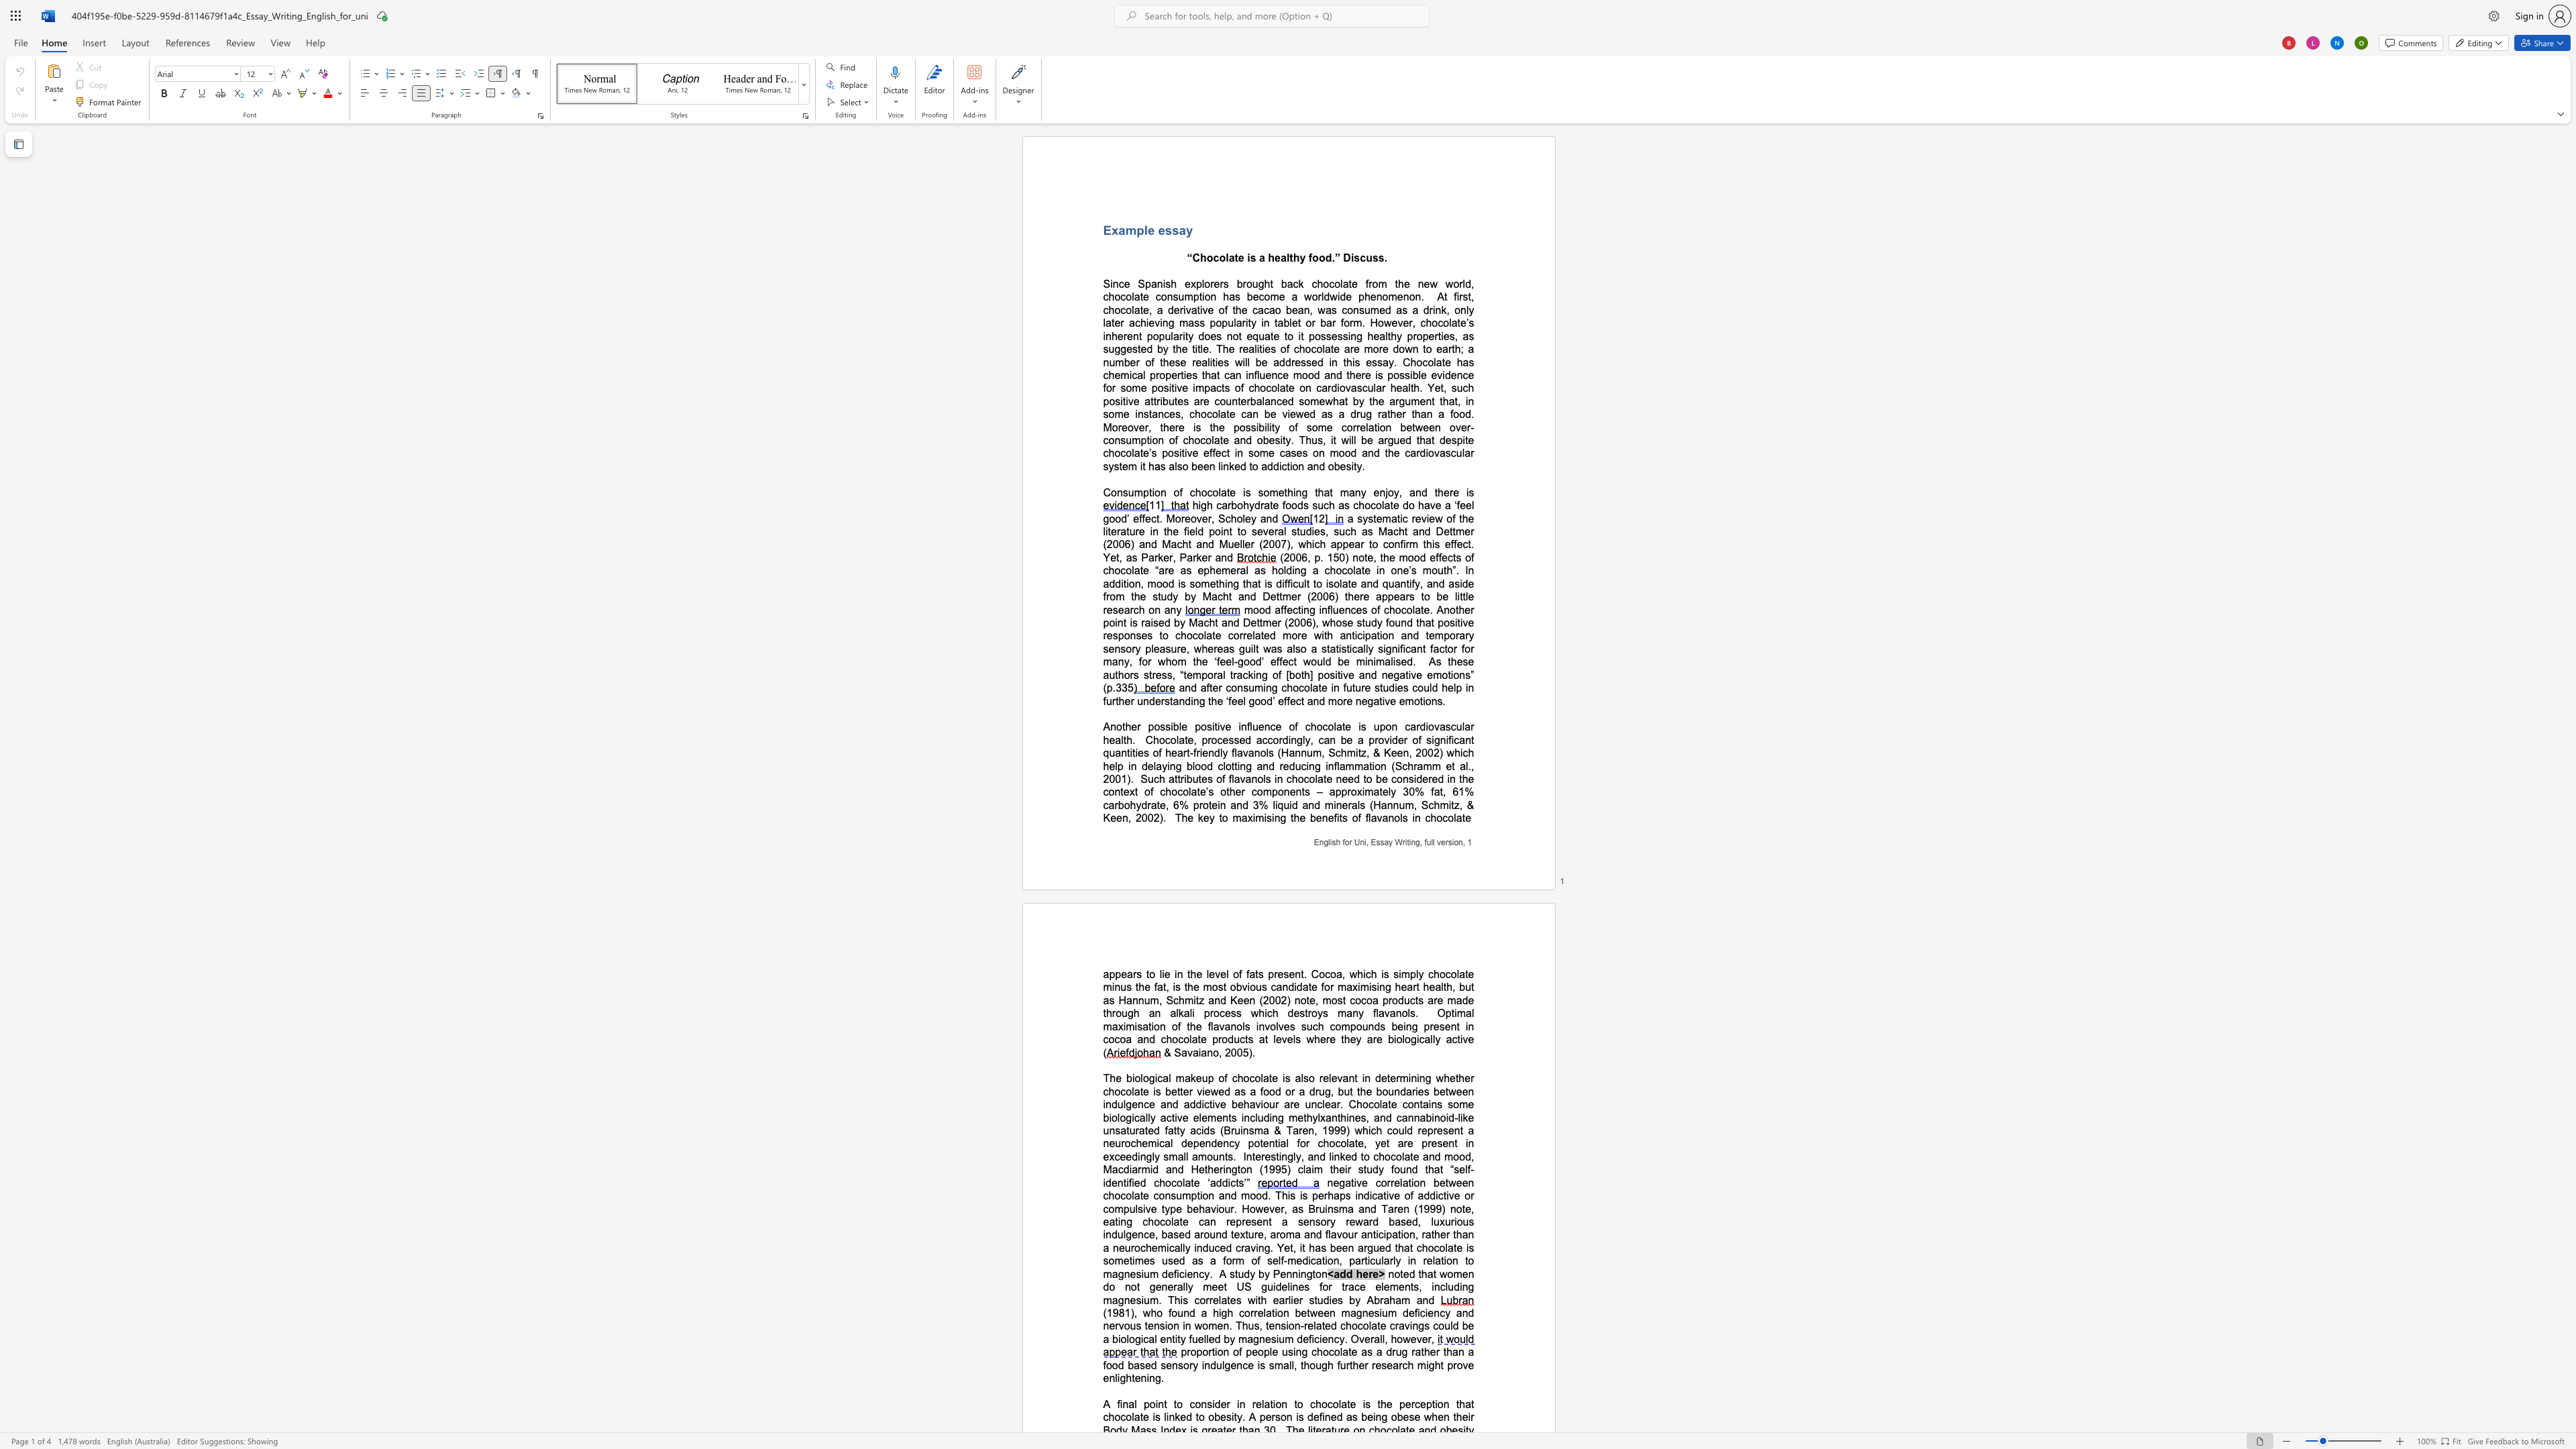 This screenshot has width=2576, height=1449. Describe the element at coordinates (1360, 1012) in the screenshot. I see `the 3th character "y" in the text` at that location.